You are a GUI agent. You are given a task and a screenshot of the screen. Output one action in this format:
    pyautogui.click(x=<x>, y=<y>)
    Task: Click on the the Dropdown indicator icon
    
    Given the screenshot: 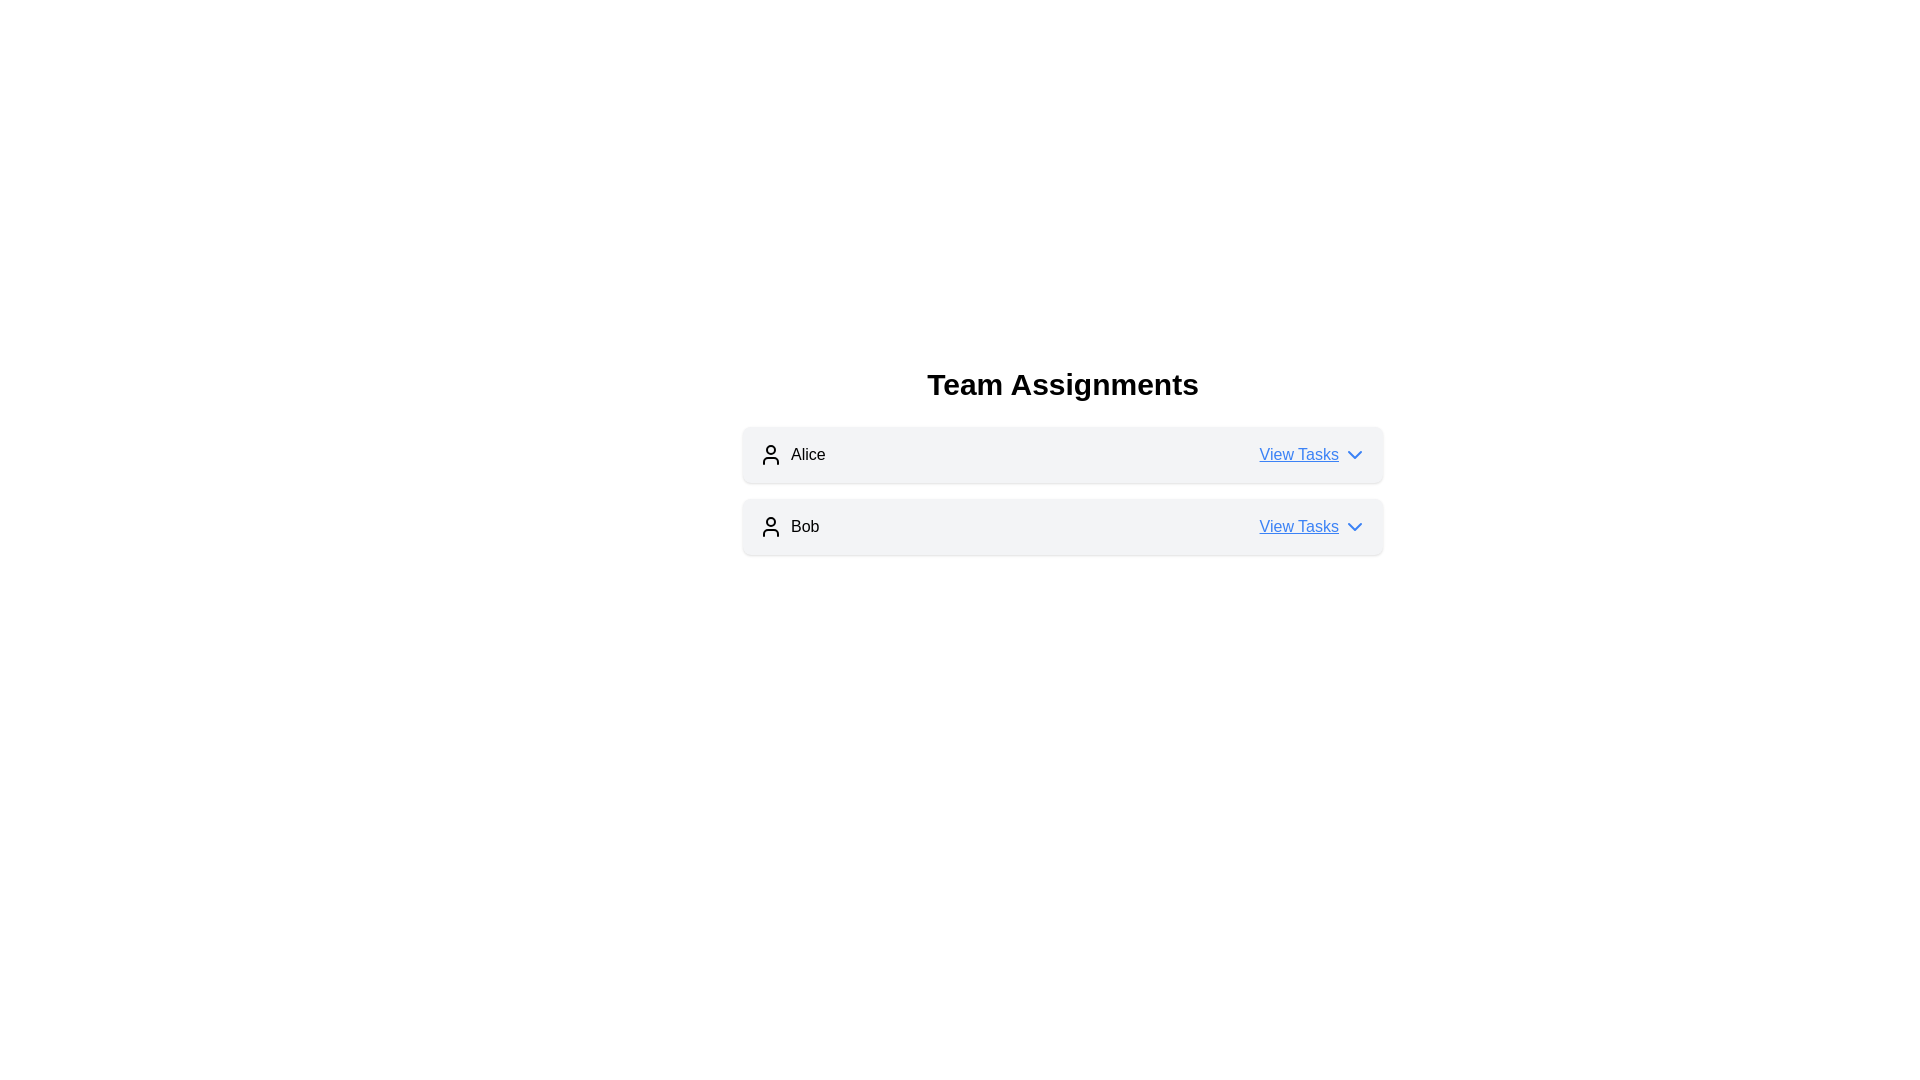 What is the action you would take?
    pyautogui.click(x=1354, y=455)
    